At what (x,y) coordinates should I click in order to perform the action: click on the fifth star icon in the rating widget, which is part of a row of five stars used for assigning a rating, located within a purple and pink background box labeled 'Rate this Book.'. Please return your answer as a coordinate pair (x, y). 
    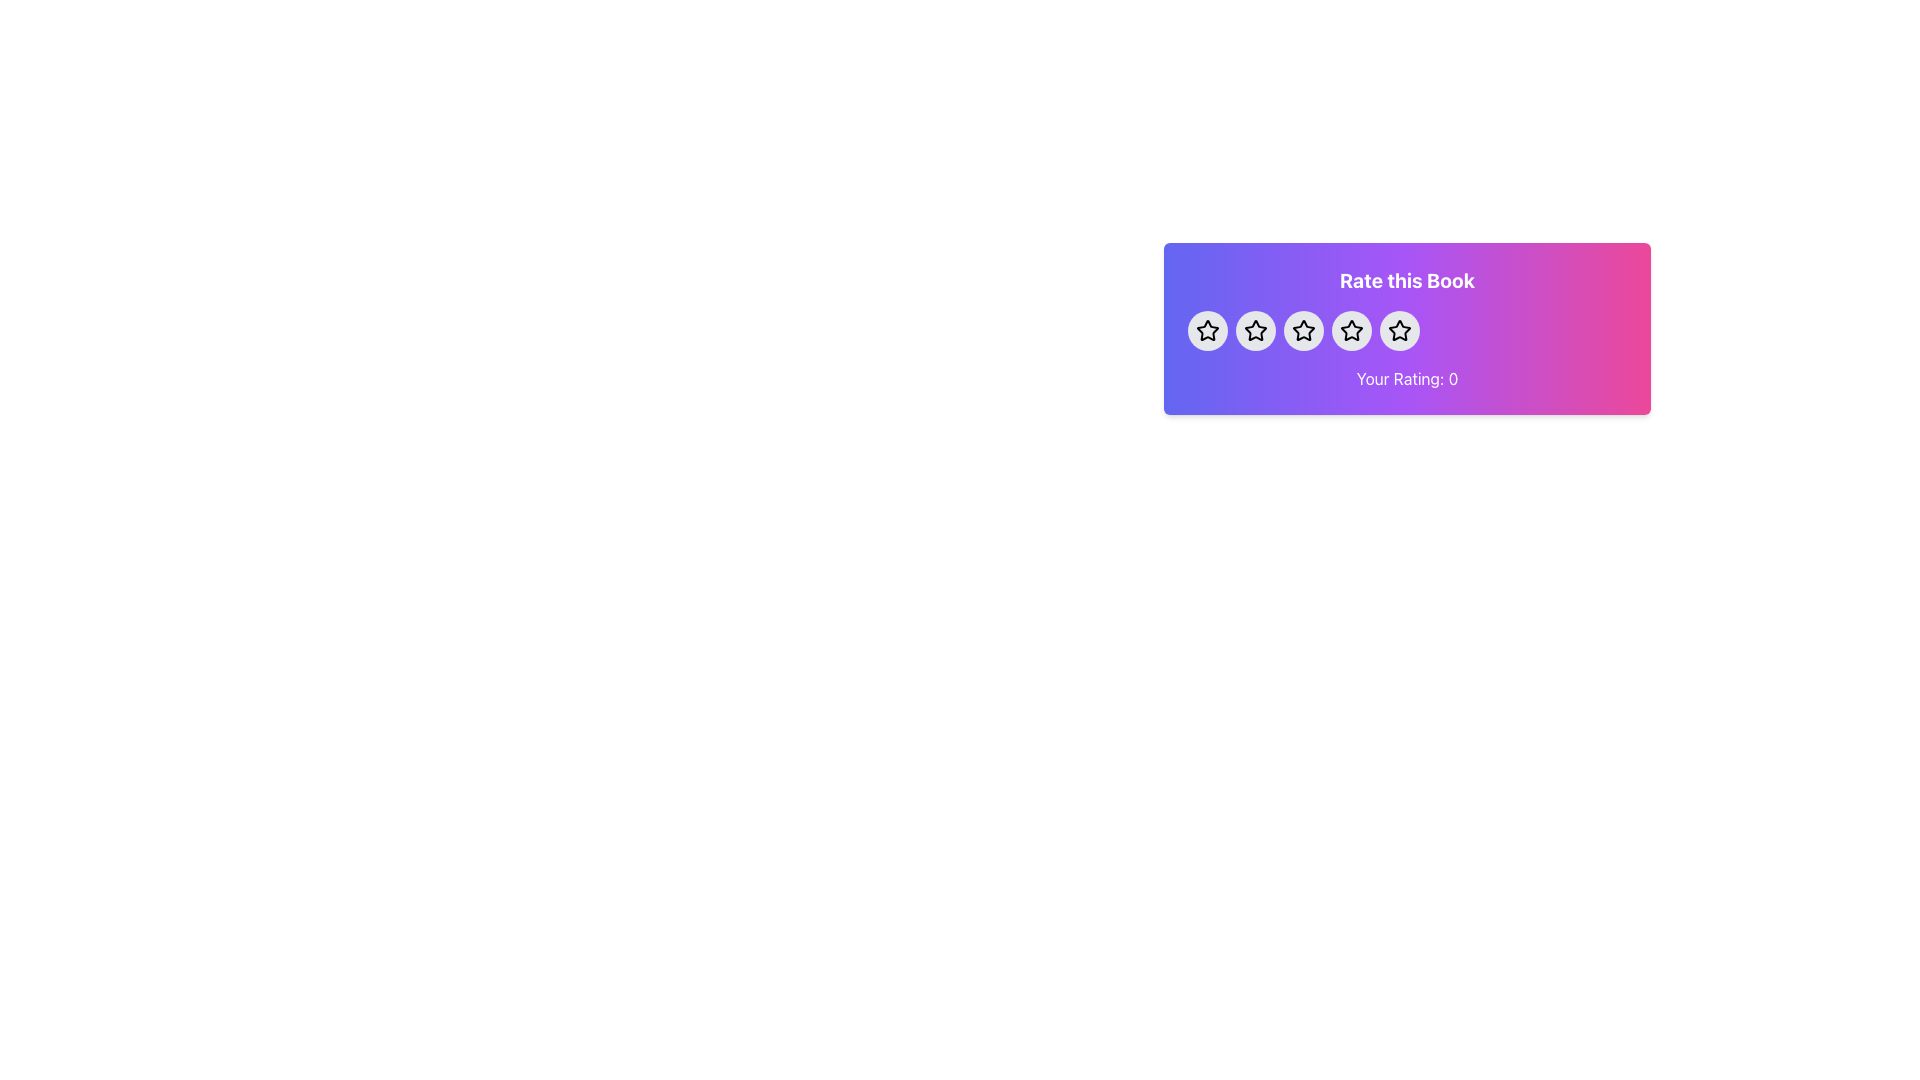
    Looking at the image, I should click on (1399, 329).